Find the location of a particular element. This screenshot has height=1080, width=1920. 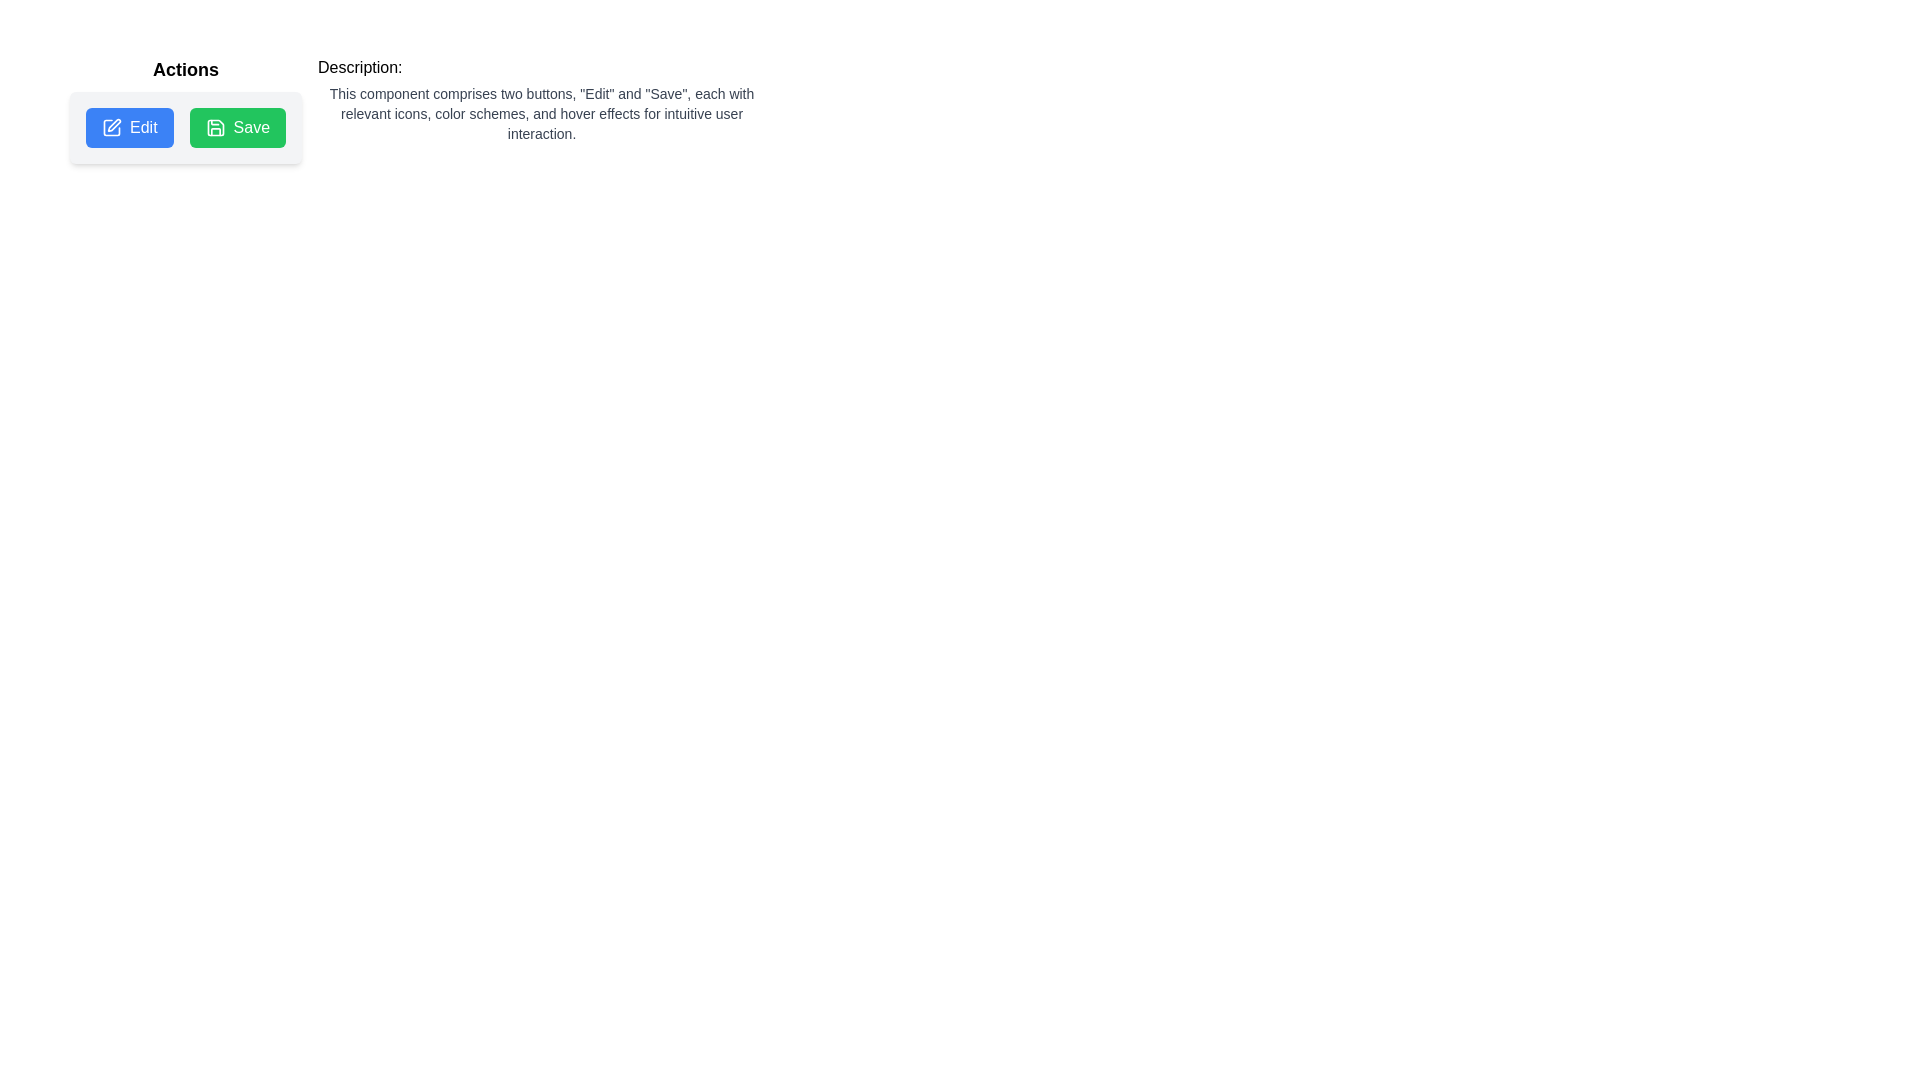

the 'Edit' button, which is a blue rectangular button with rounded corners, displaying white text and a pen icon, to observe its hover effects is located at coordinates (128, 127).